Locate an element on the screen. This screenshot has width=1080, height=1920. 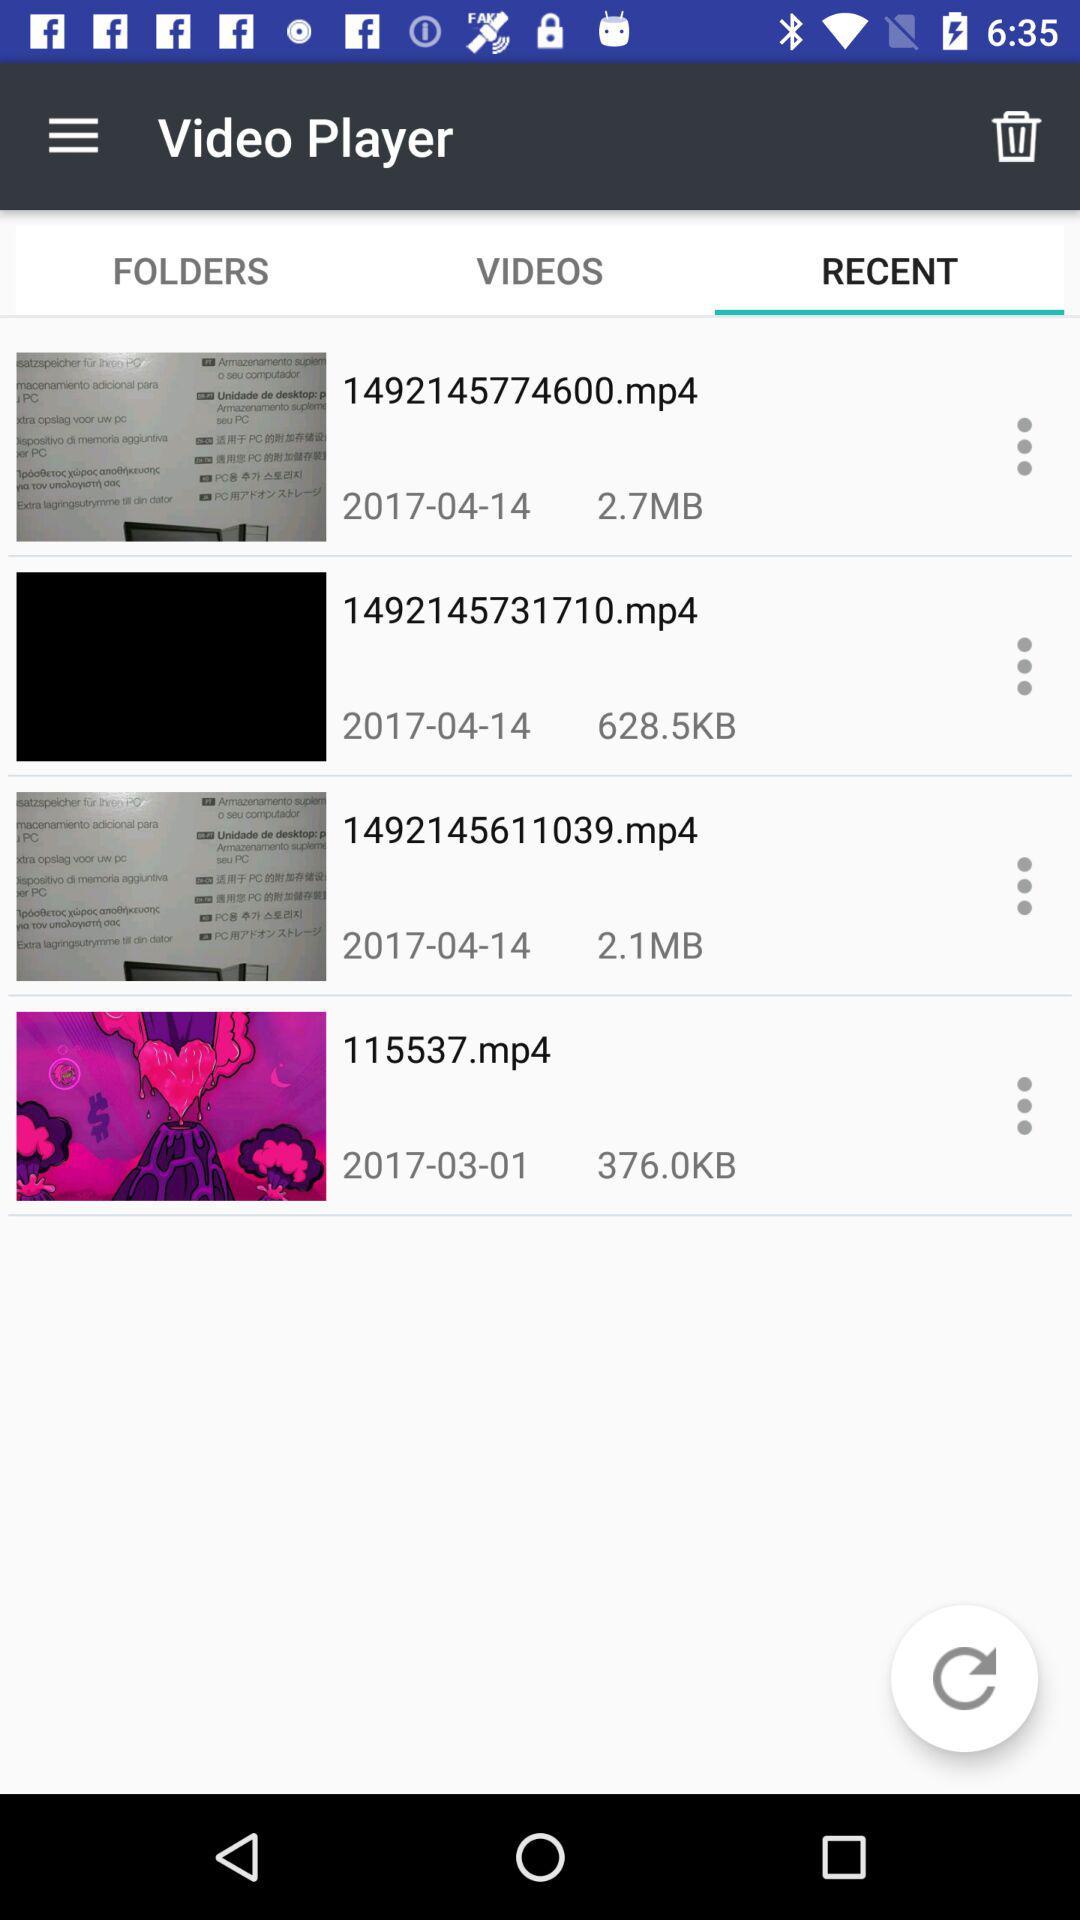
refresh page is located at coordinates (963, 1678).